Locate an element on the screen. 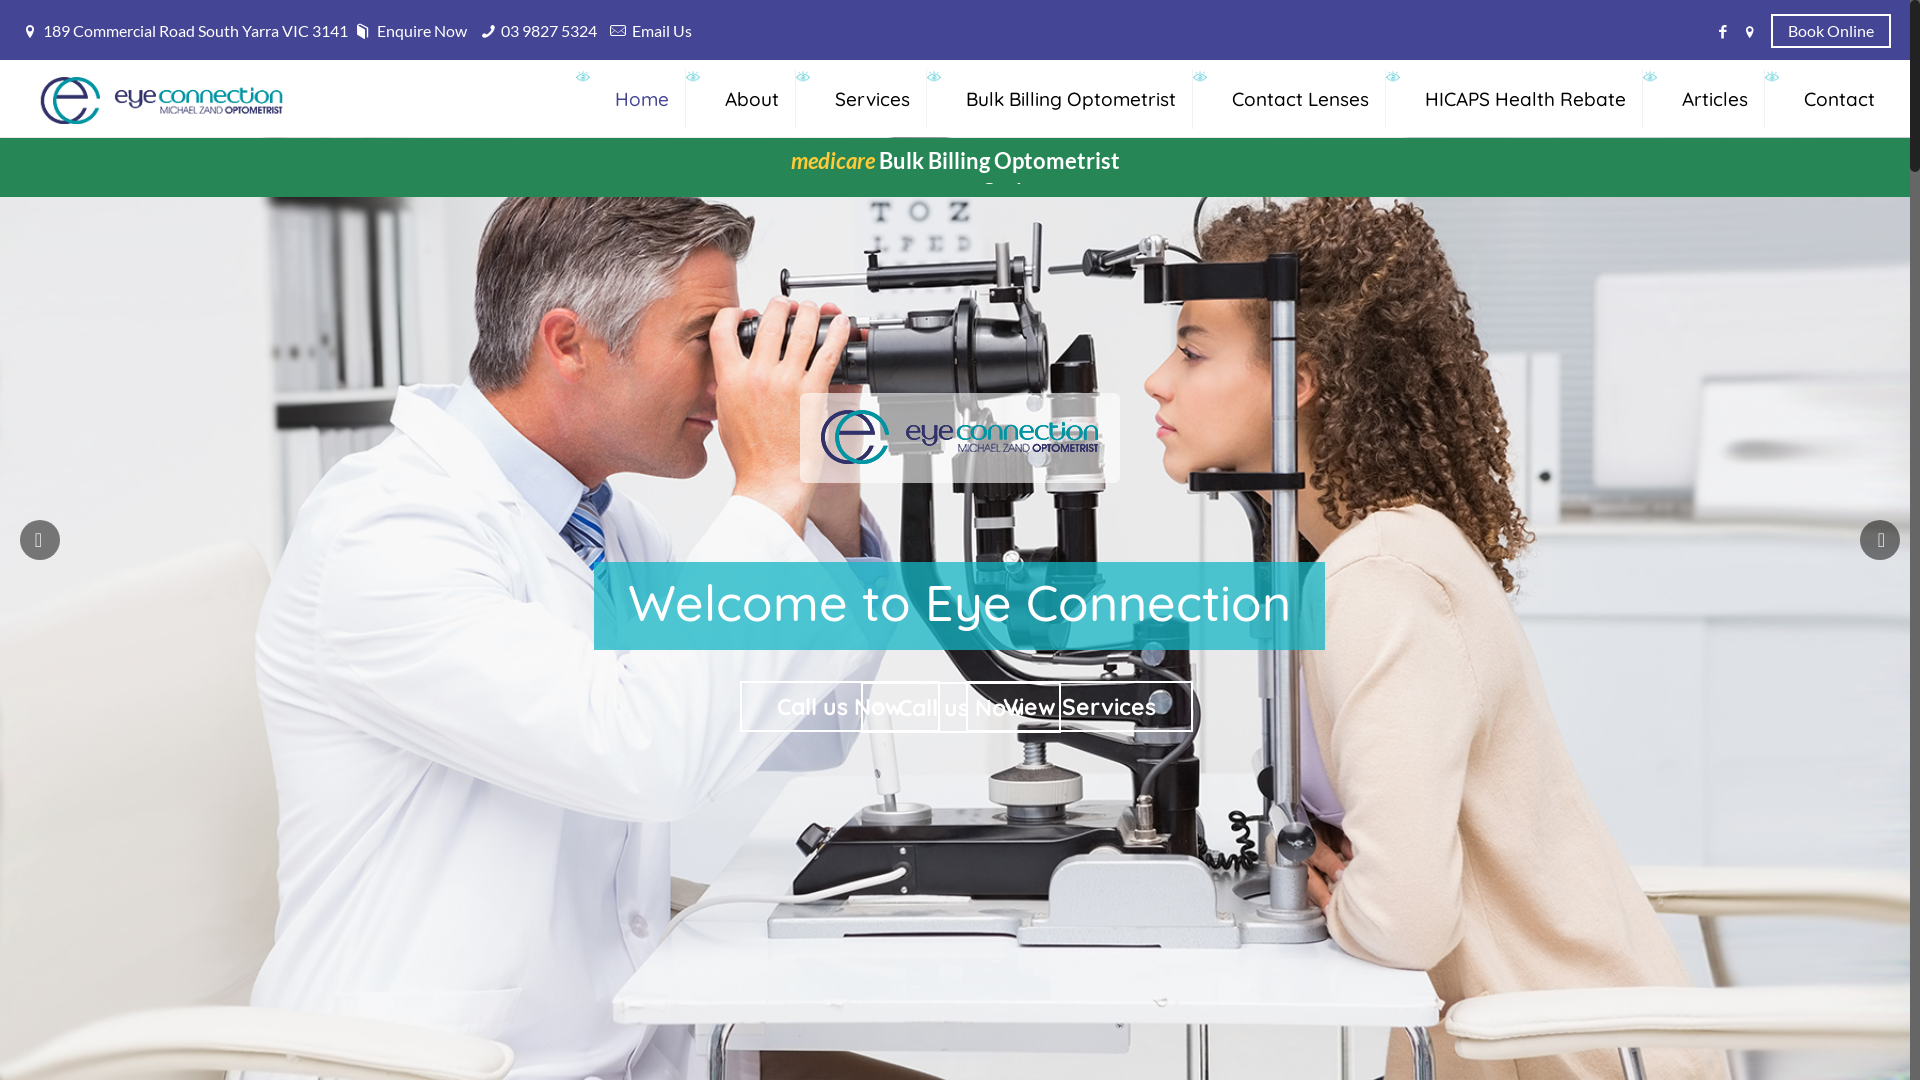  'Contact' is located at coordinates (1839, 98).